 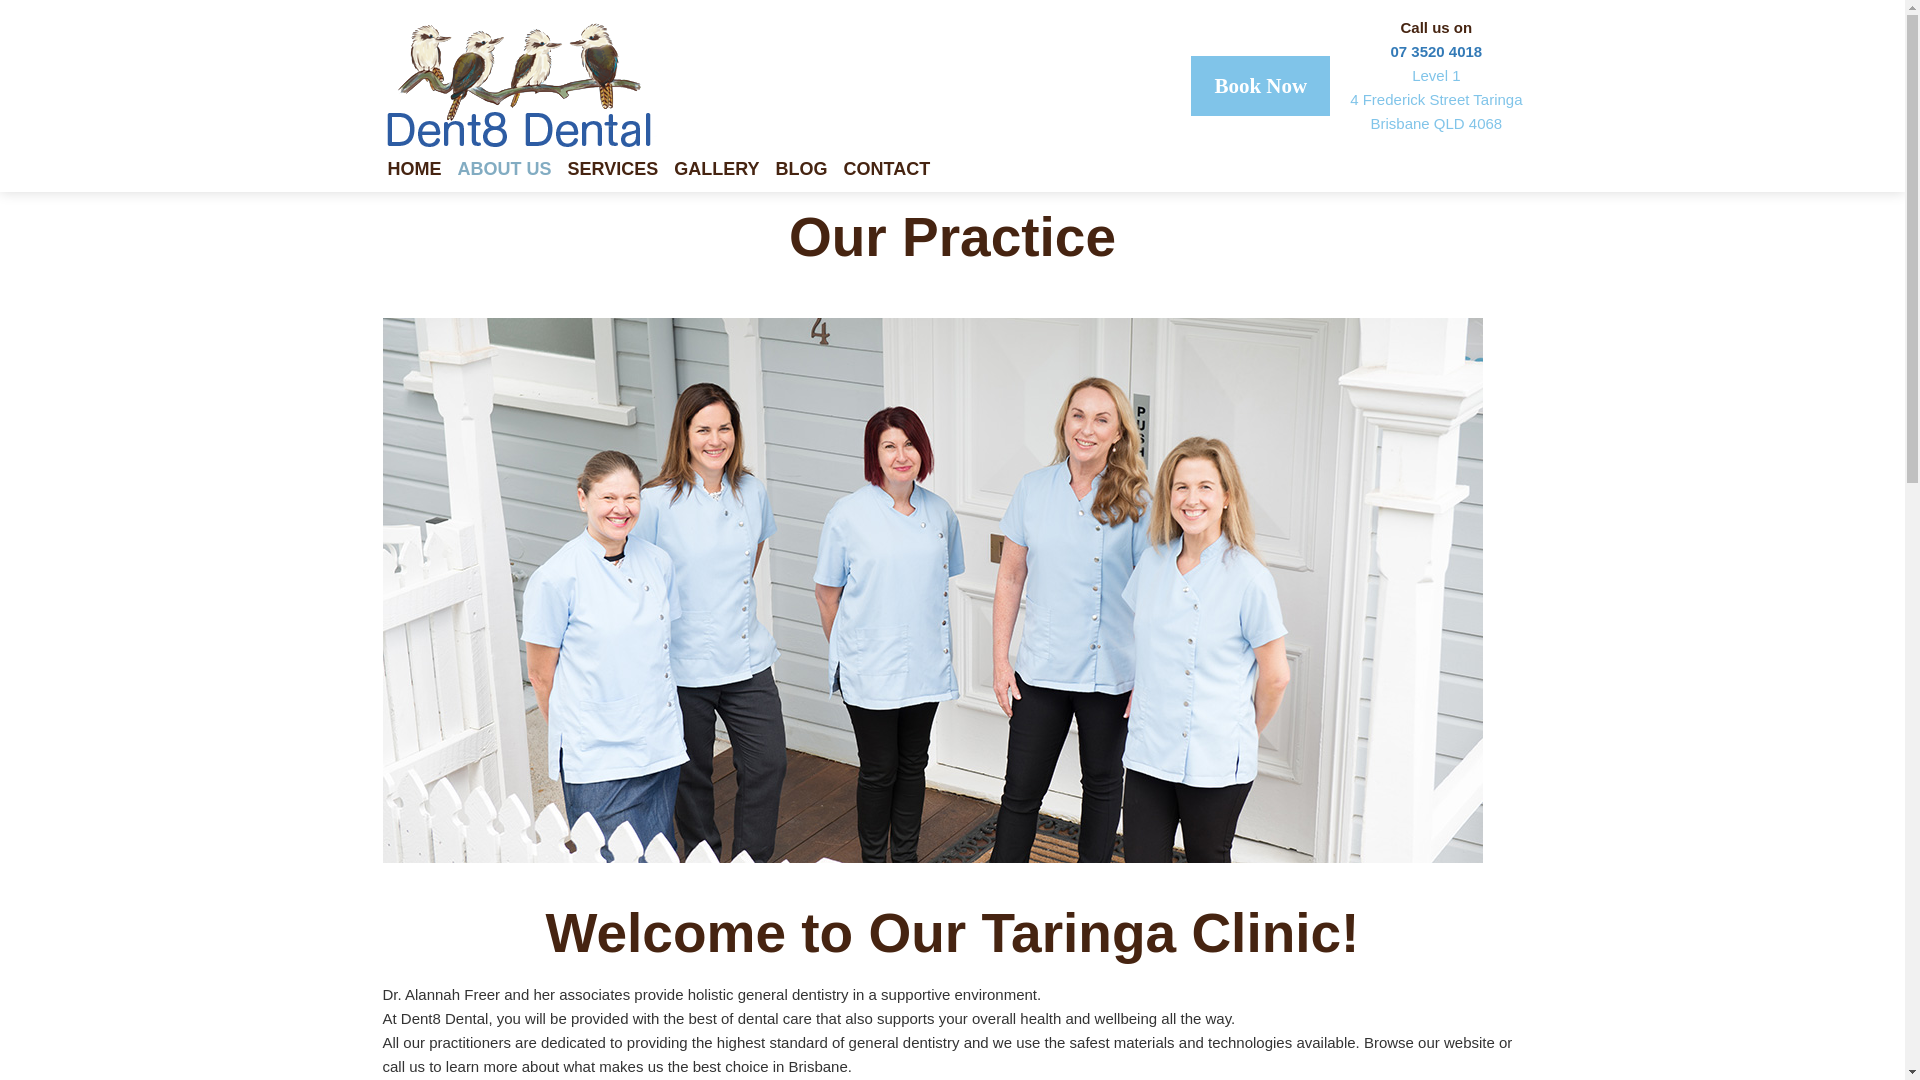 I want to click on 'ABOUT US', so click(x=456, y=172).